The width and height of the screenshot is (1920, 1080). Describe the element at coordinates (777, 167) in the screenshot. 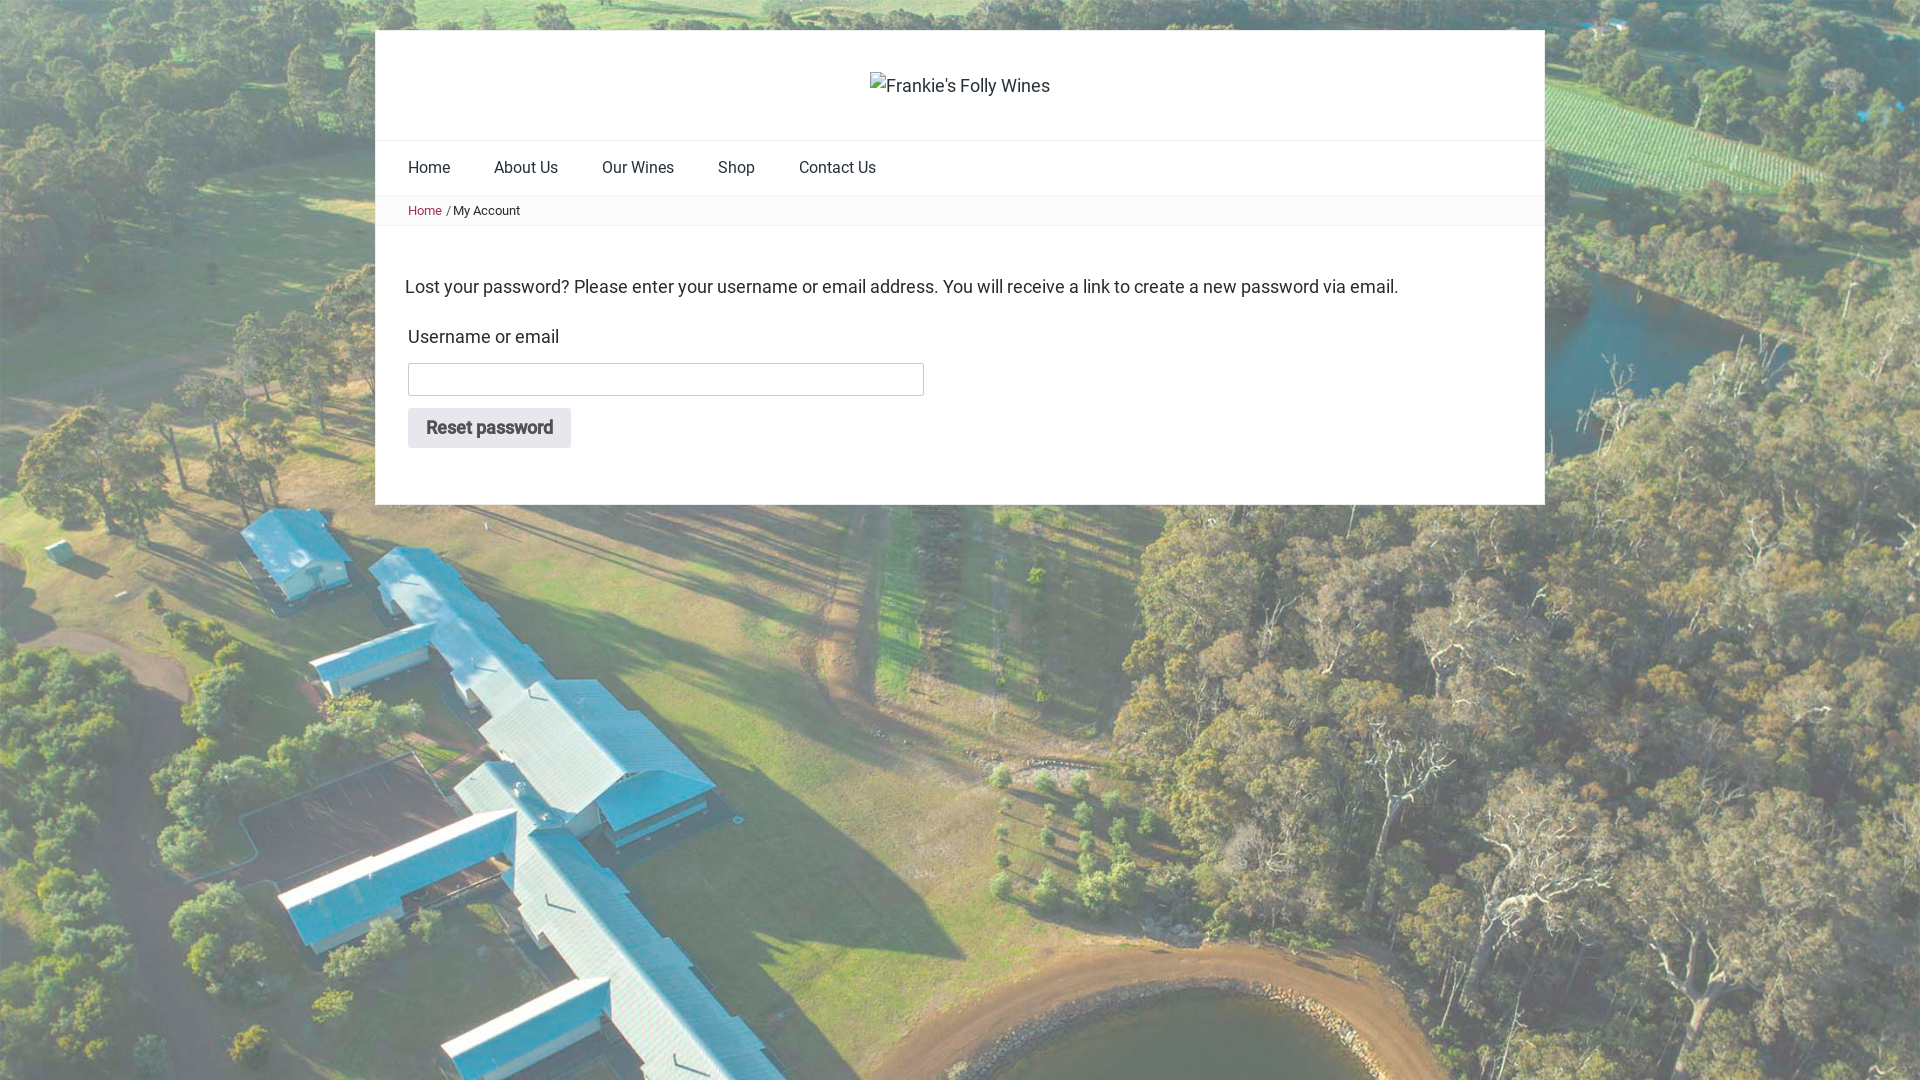

I see `'Contact Us'` at that location.